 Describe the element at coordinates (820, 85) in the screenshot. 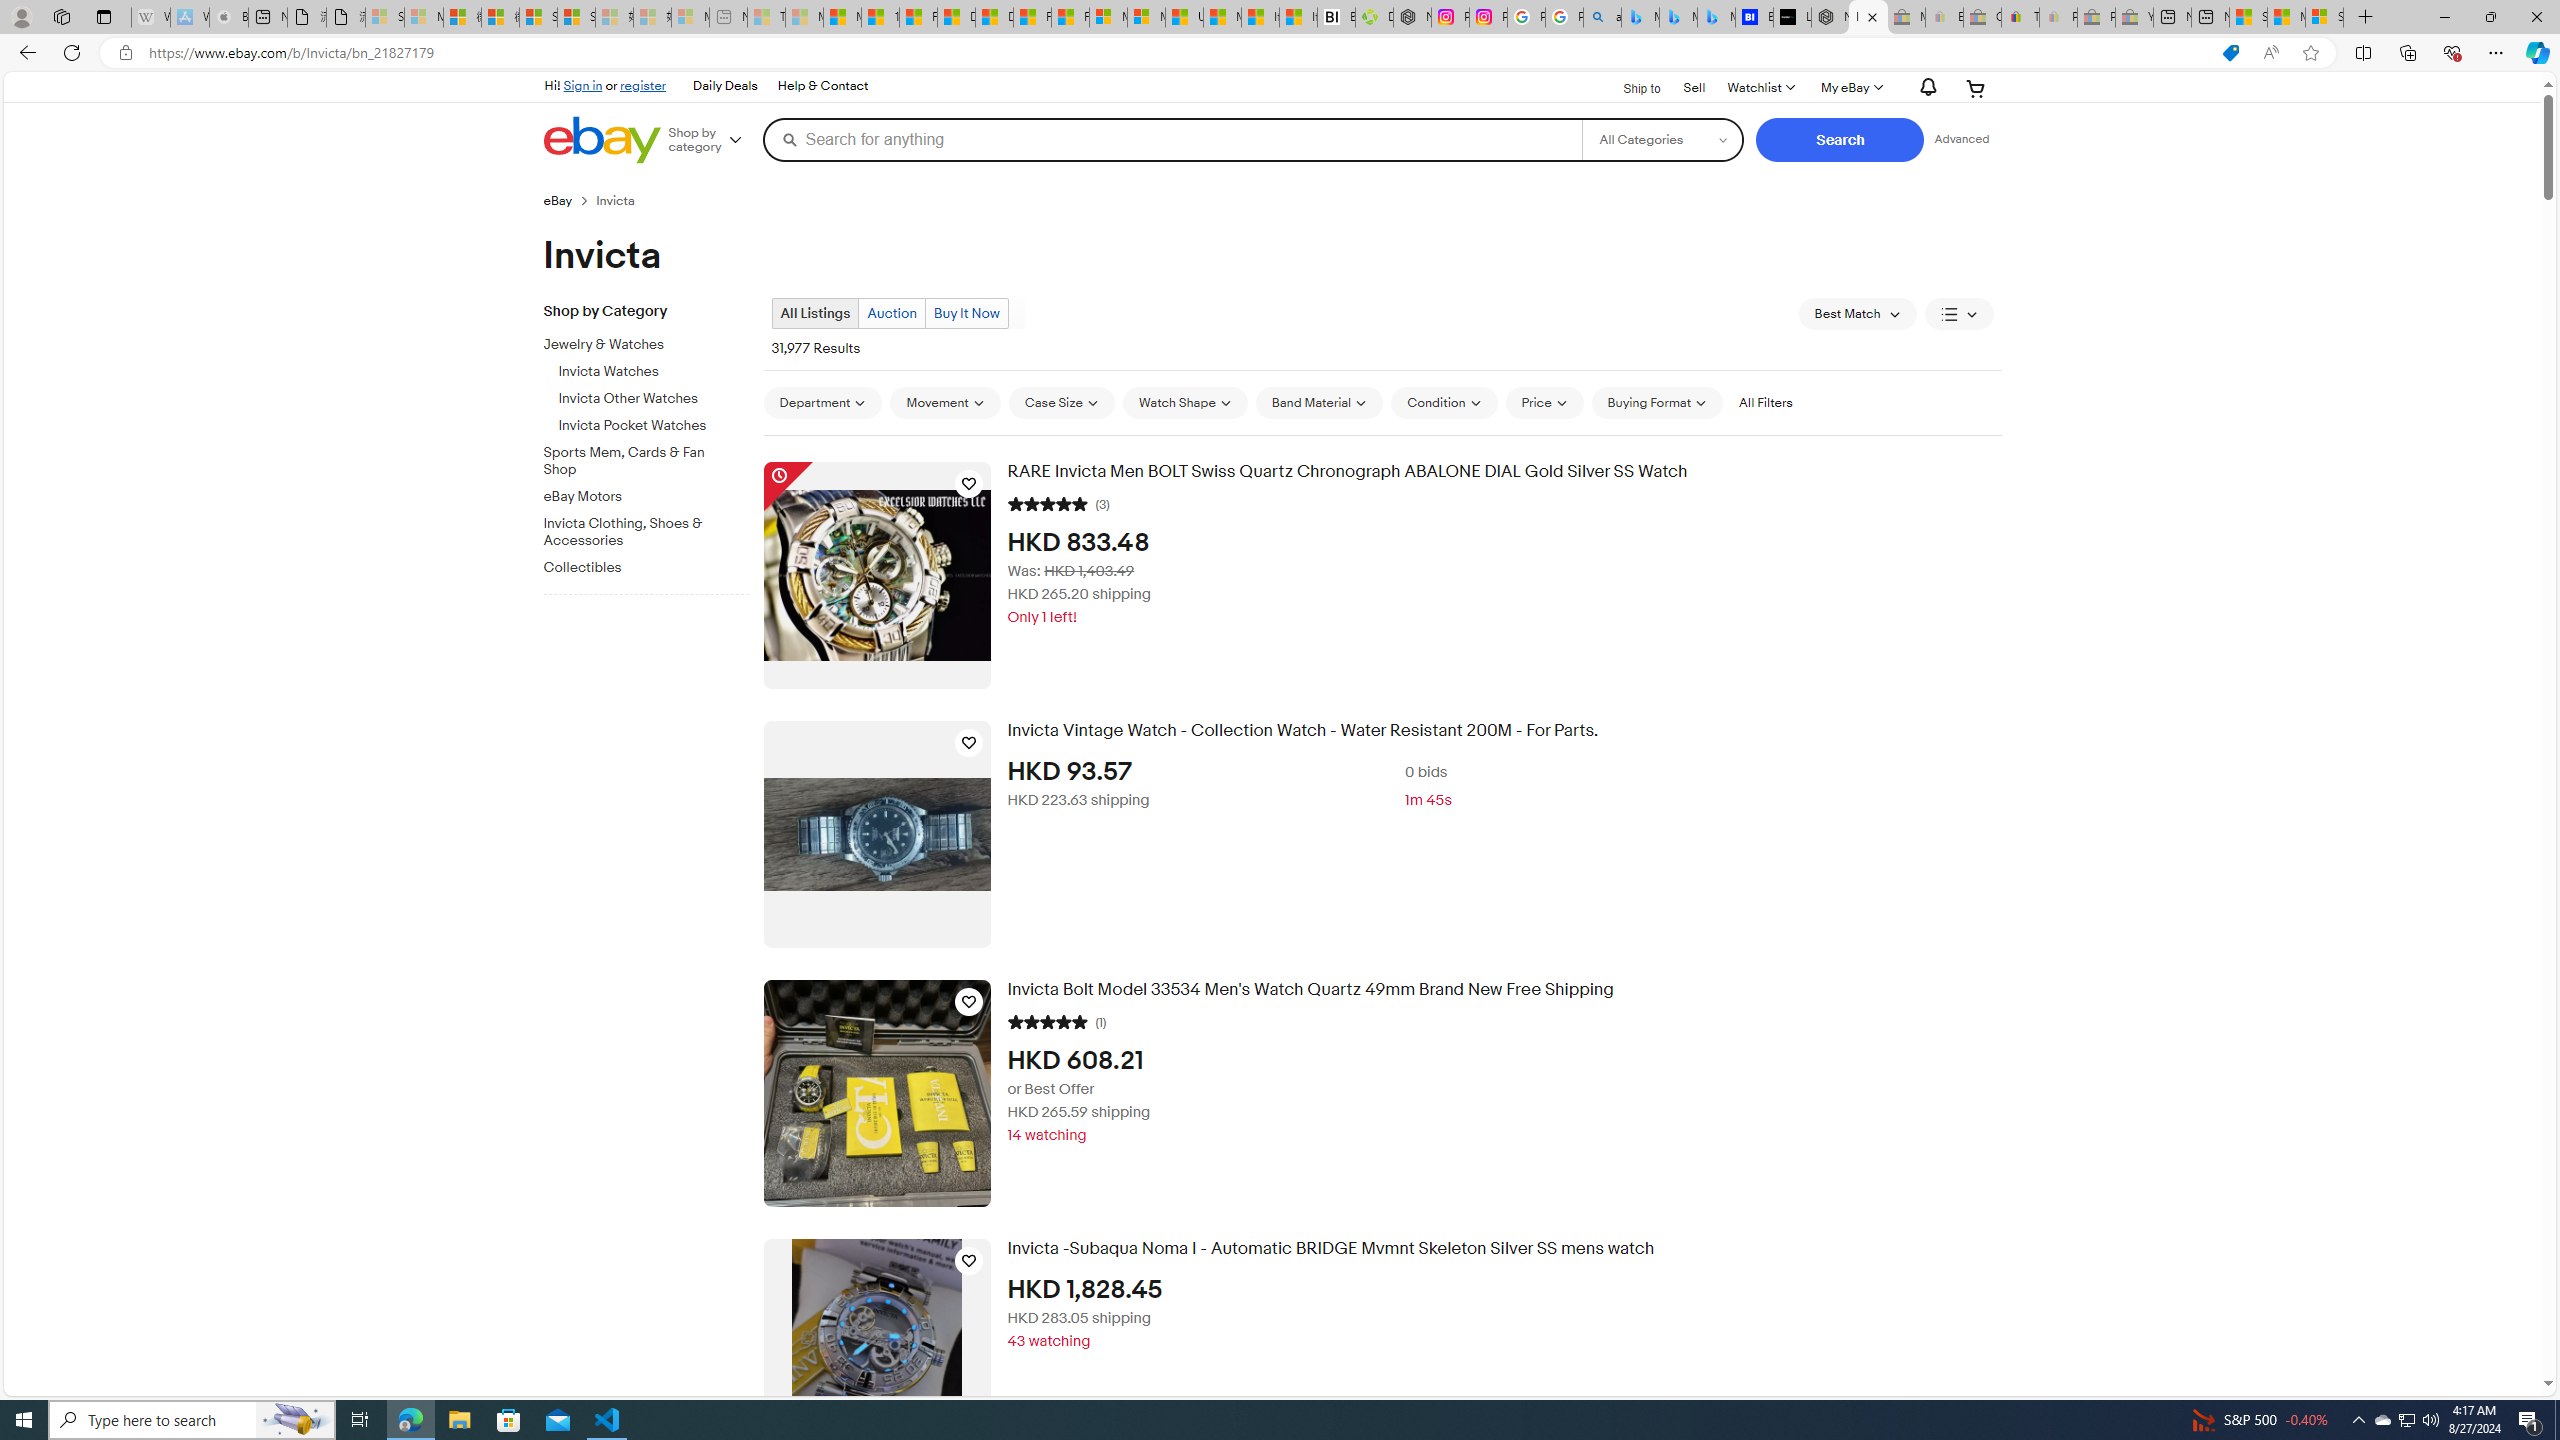

I see `'Help & Contact'` at that location.